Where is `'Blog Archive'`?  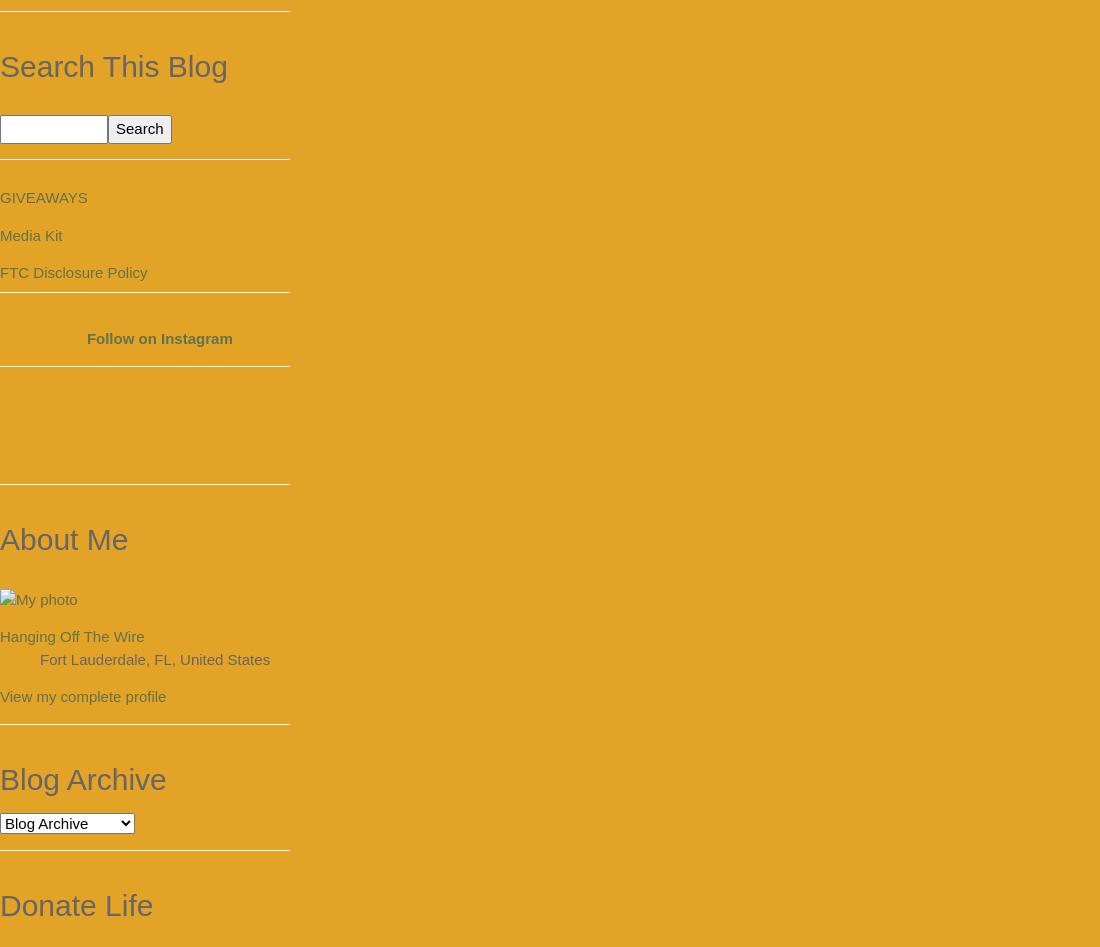 'Blog Archive' is located at coordinates (83, 778).